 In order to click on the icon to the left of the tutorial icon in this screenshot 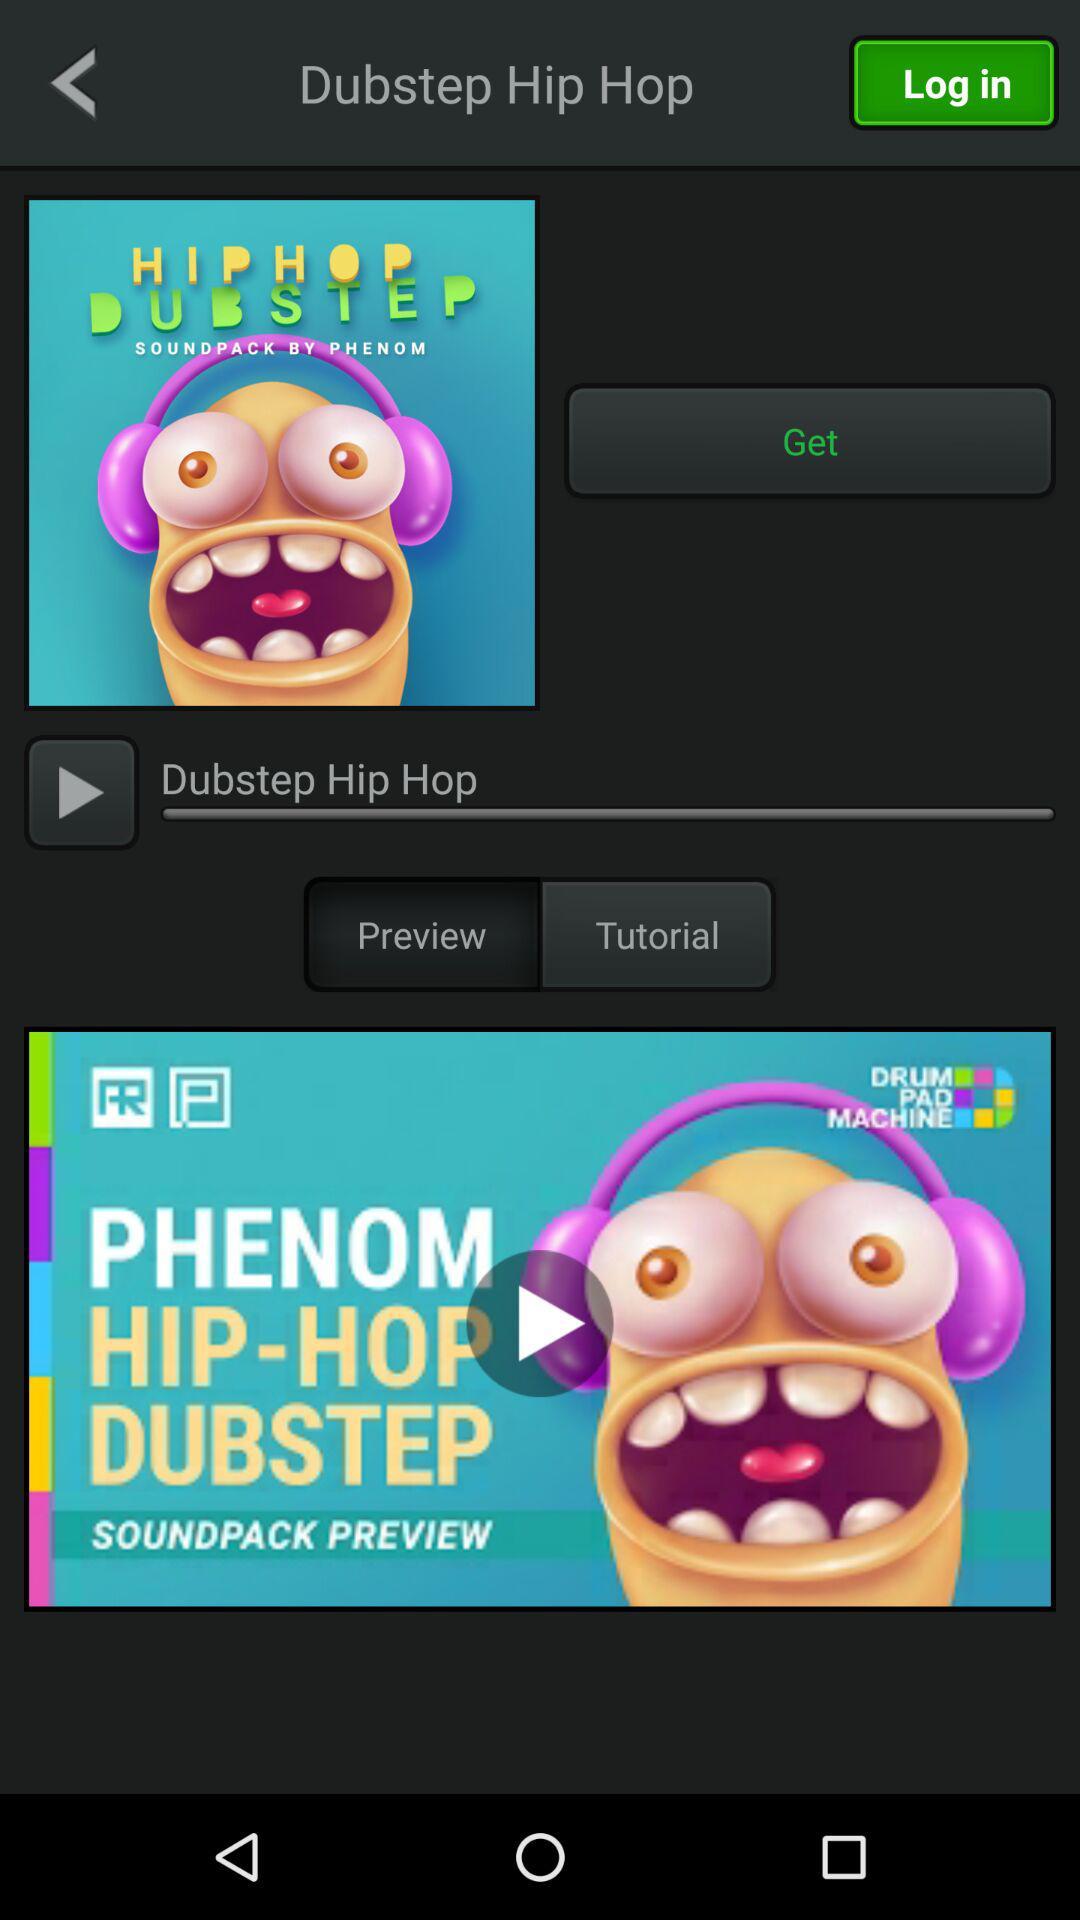, I will do `click(420, 933)`.